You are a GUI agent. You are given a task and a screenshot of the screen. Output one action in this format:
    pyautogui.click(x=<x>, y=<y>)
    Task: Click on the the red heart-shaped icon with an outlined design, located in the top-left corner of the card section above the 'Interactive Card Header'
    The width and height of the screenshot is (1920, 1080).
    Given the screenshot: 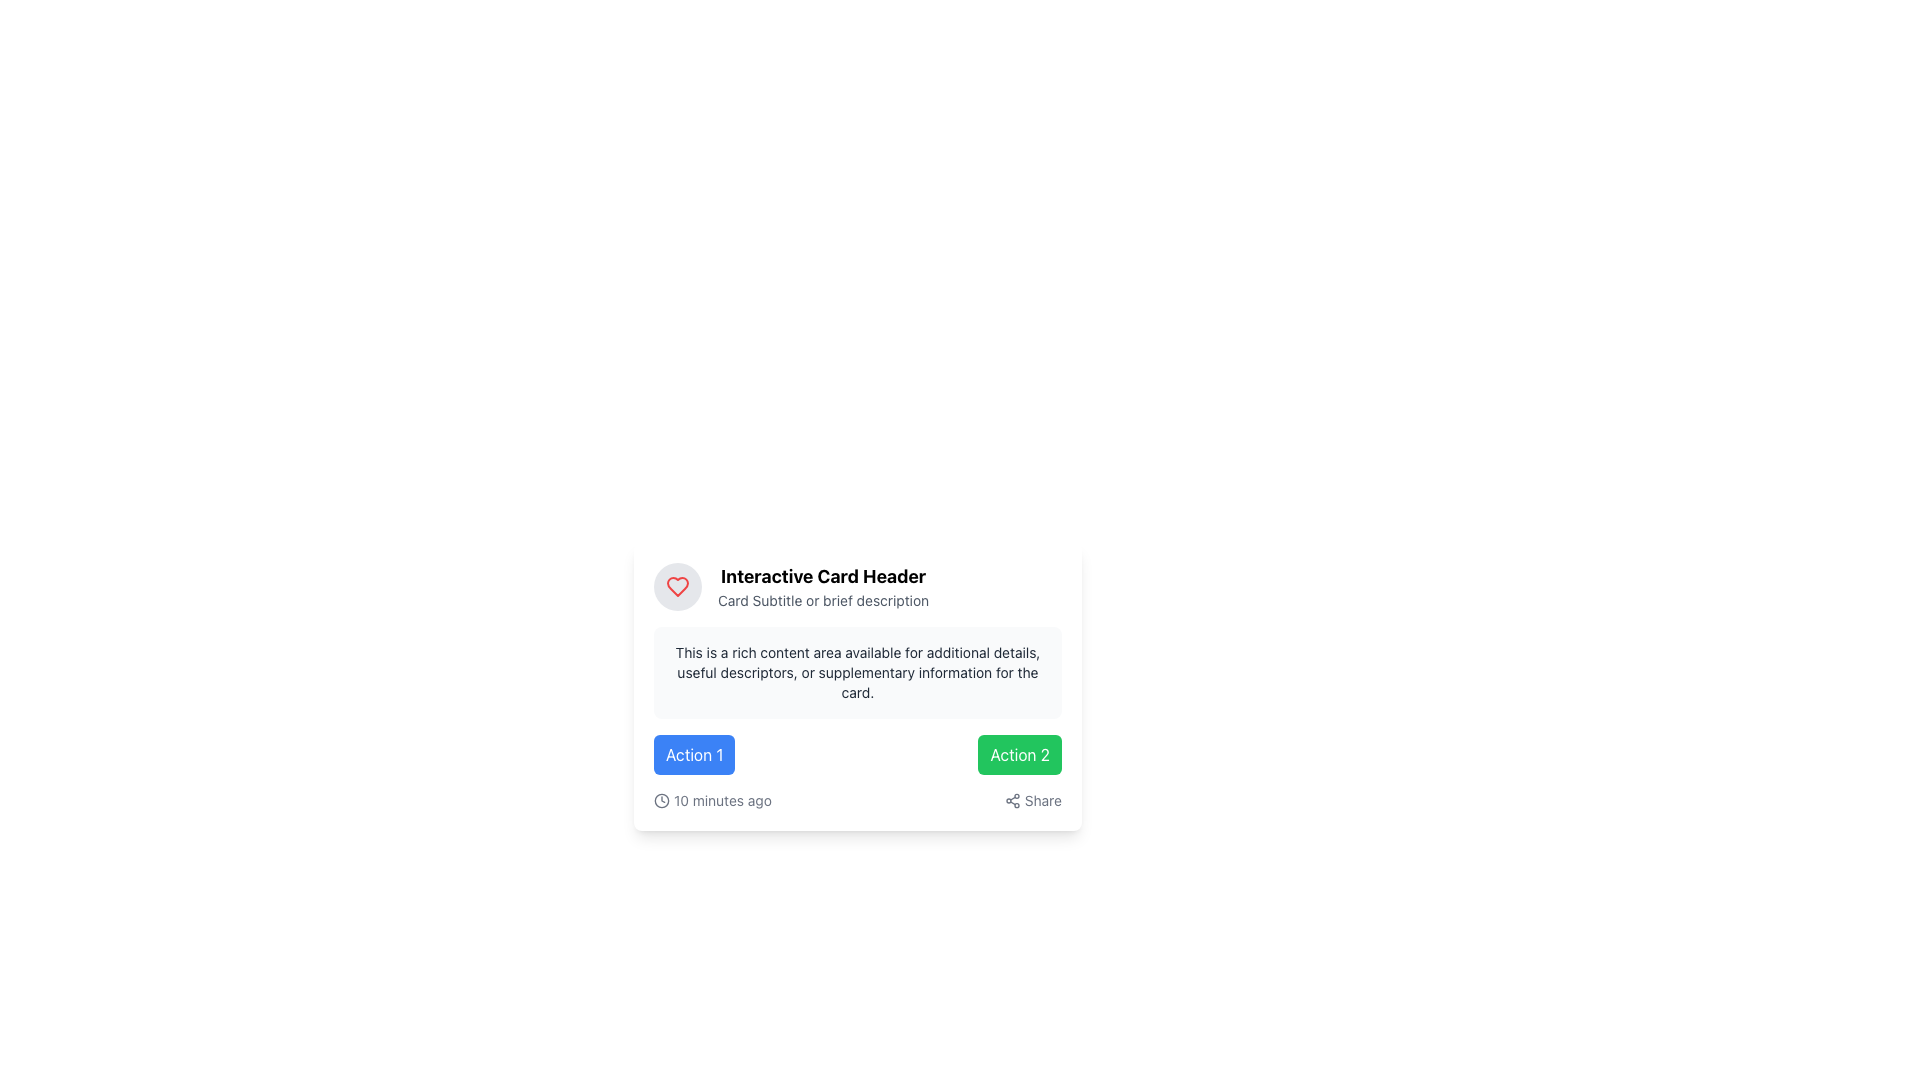 What is the action you would take?
    pyautogui.click(x=677, y=585)
    